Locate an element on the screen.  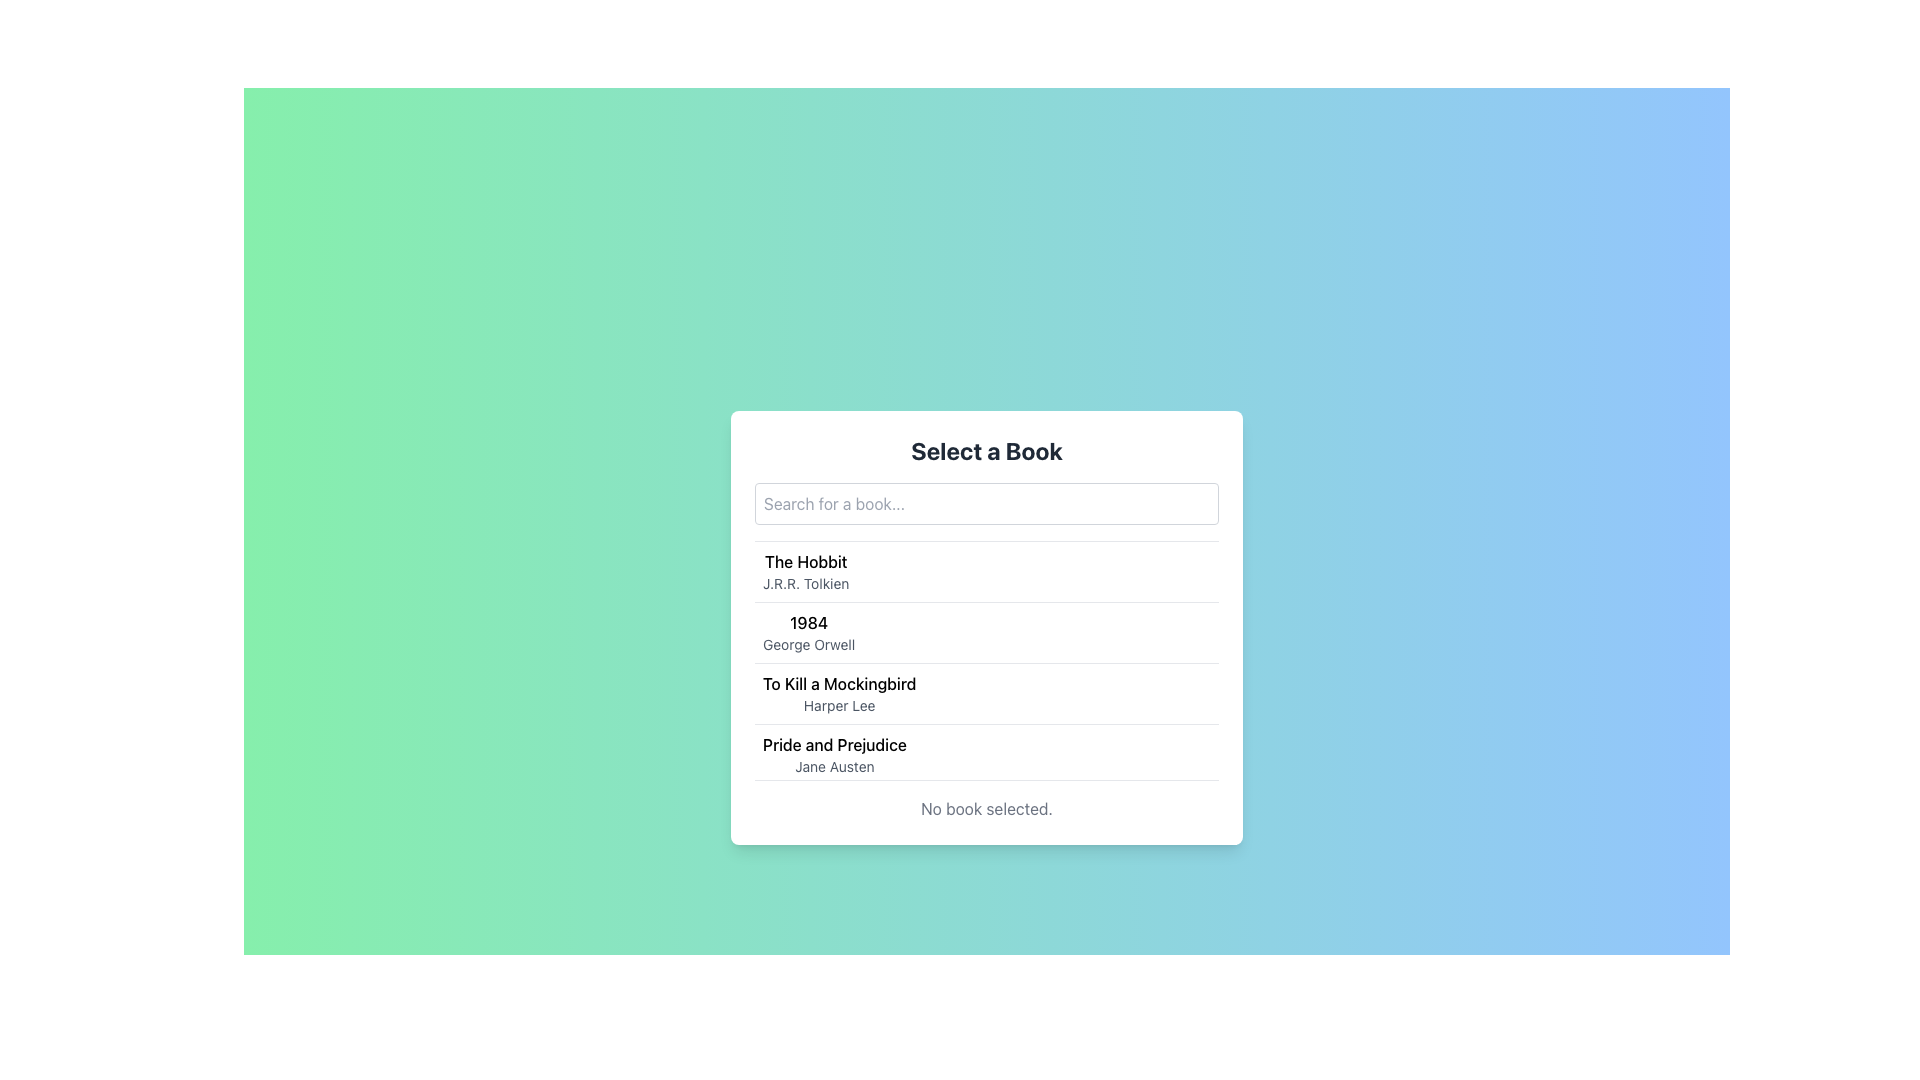
the item entry displaying '1984' by George Orwell, which is the second item in the vertical list of books is located at coordinates (809, 632).